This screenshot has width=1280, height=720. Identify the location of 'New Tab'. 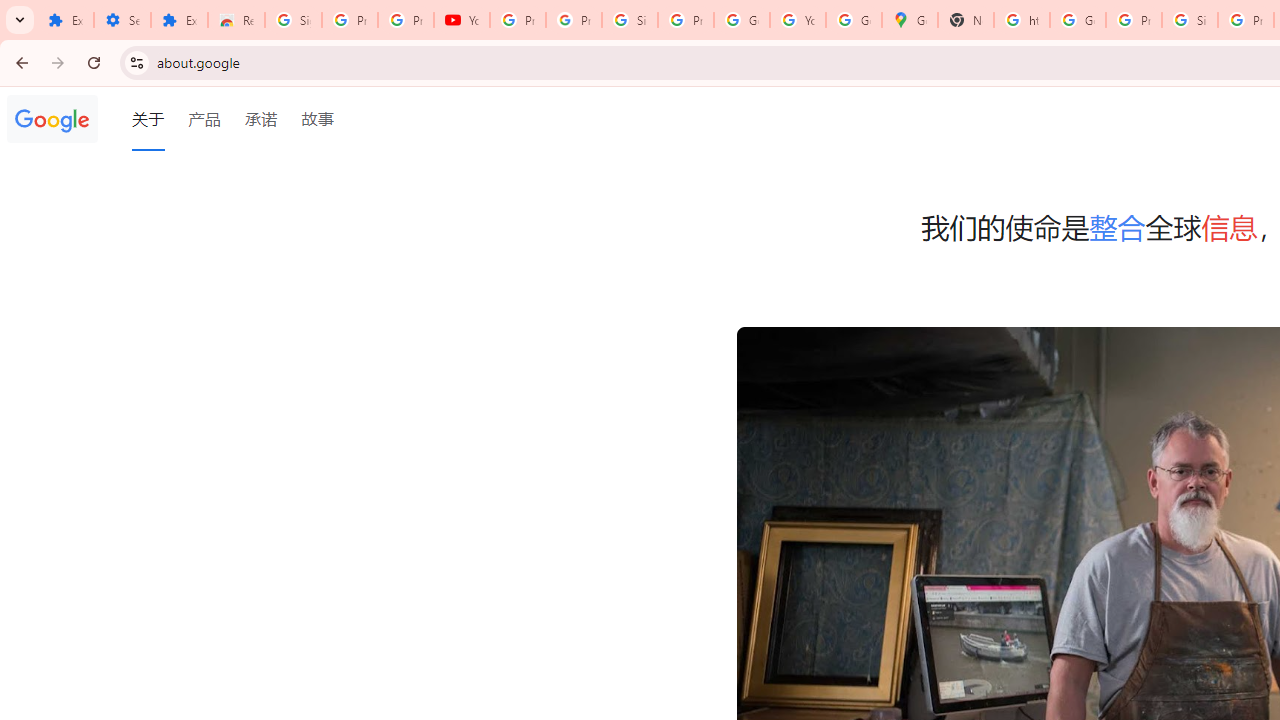
(966, 20).